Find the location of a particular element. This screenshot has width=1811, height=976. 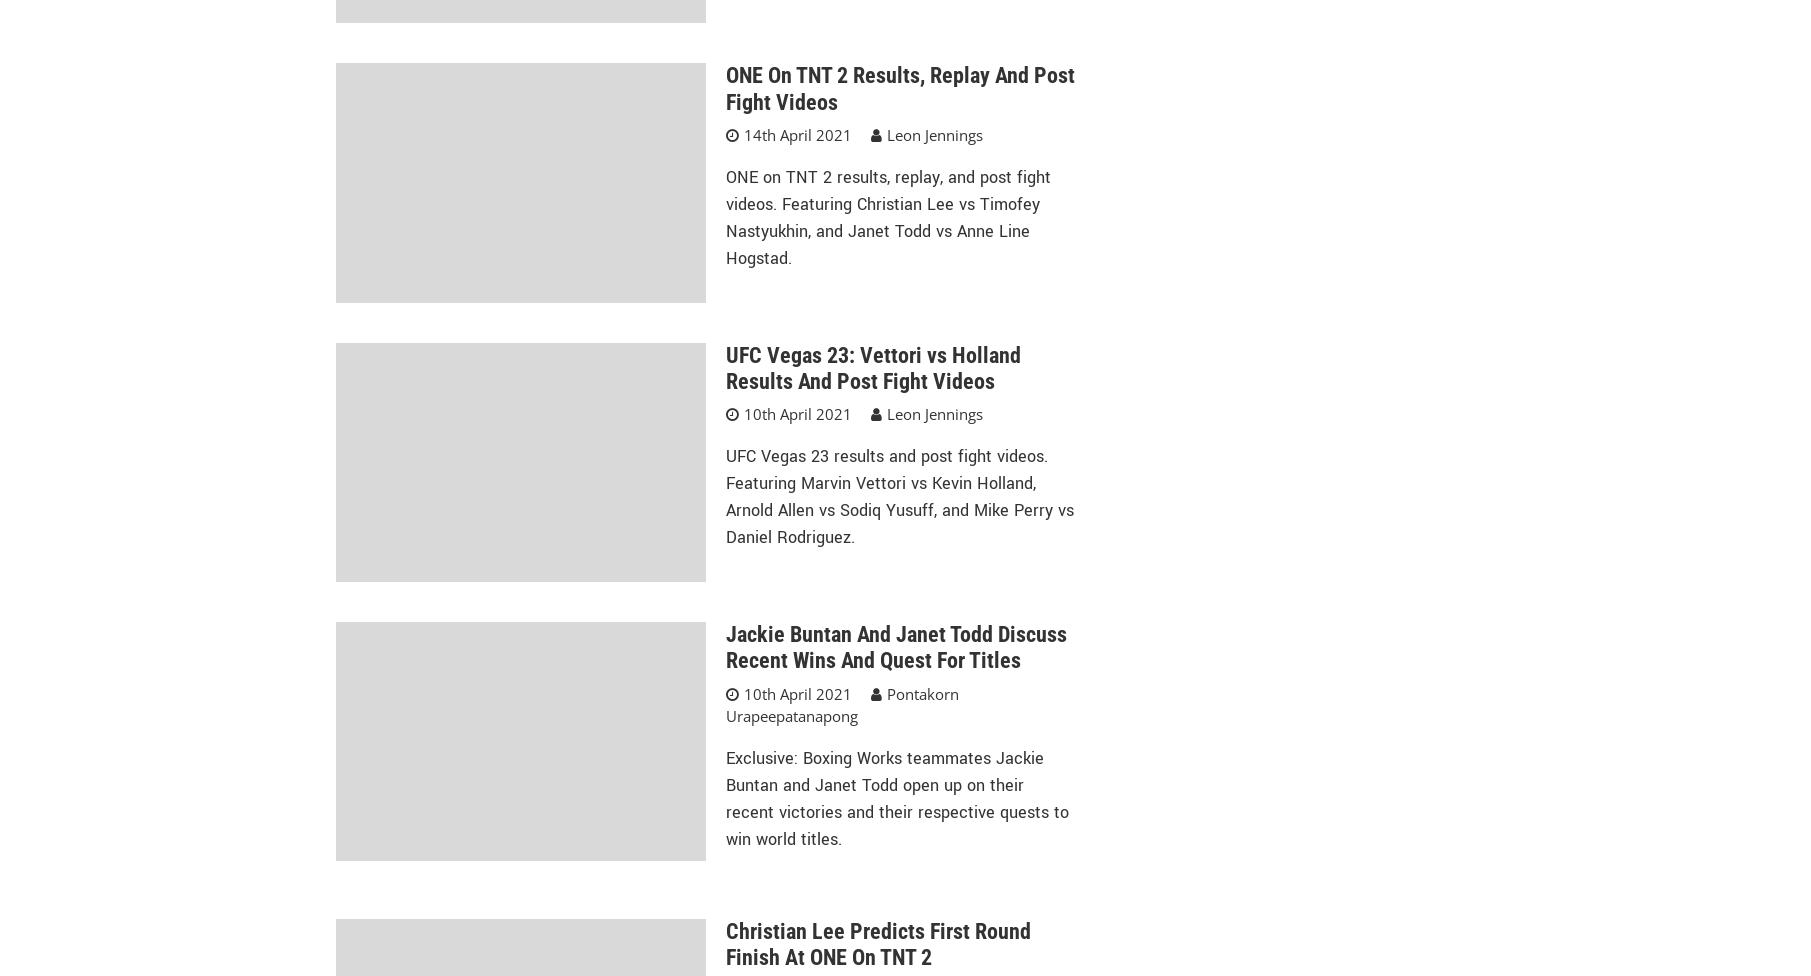

'Exclusive: Boxing Works teammates Jackie Buntan and Janet Todd open up on their recent victories and their respective quests to win world titles.' is located at coordinates (896, 797).